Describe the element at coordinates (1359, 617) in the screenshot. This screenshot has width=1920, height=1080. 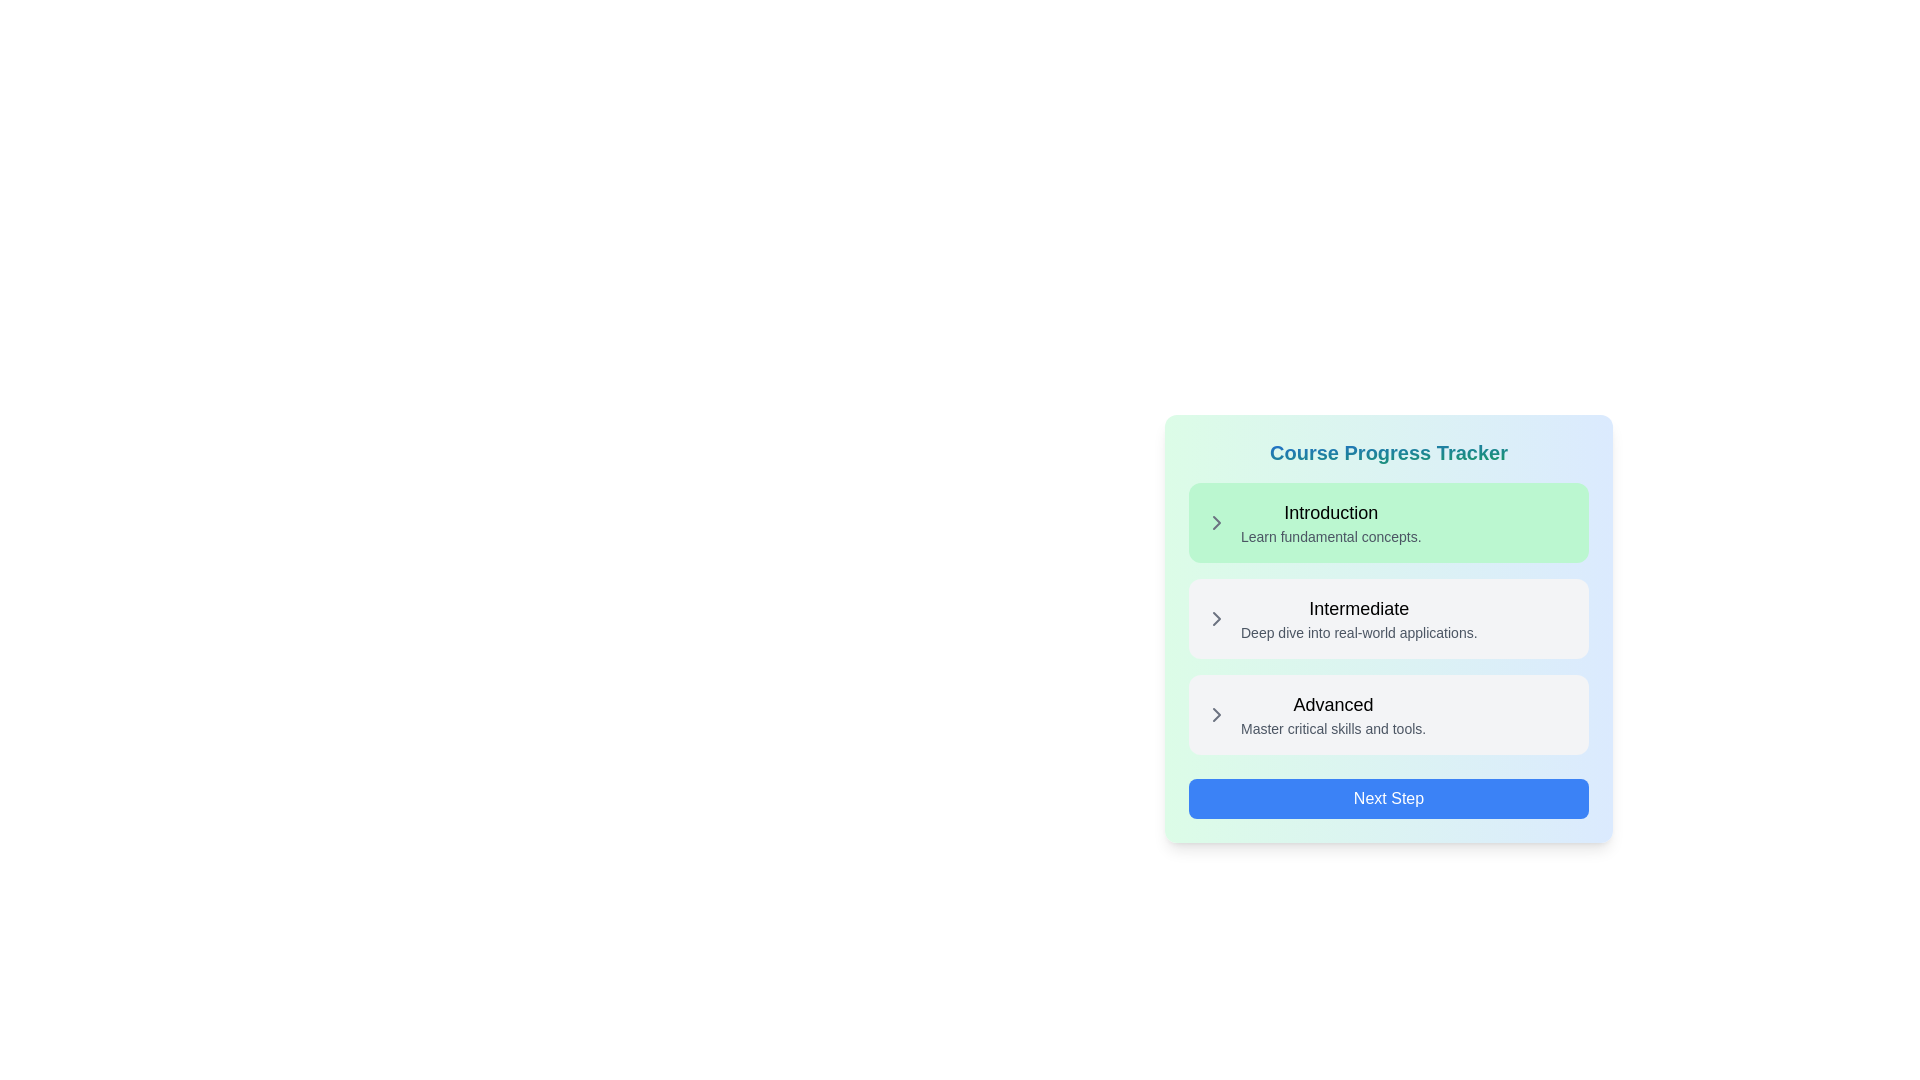
I see `the text block containing 'Intermediate' and 'Deep dive into real-world applications.' within the Course Progress Tracker card` at that location.